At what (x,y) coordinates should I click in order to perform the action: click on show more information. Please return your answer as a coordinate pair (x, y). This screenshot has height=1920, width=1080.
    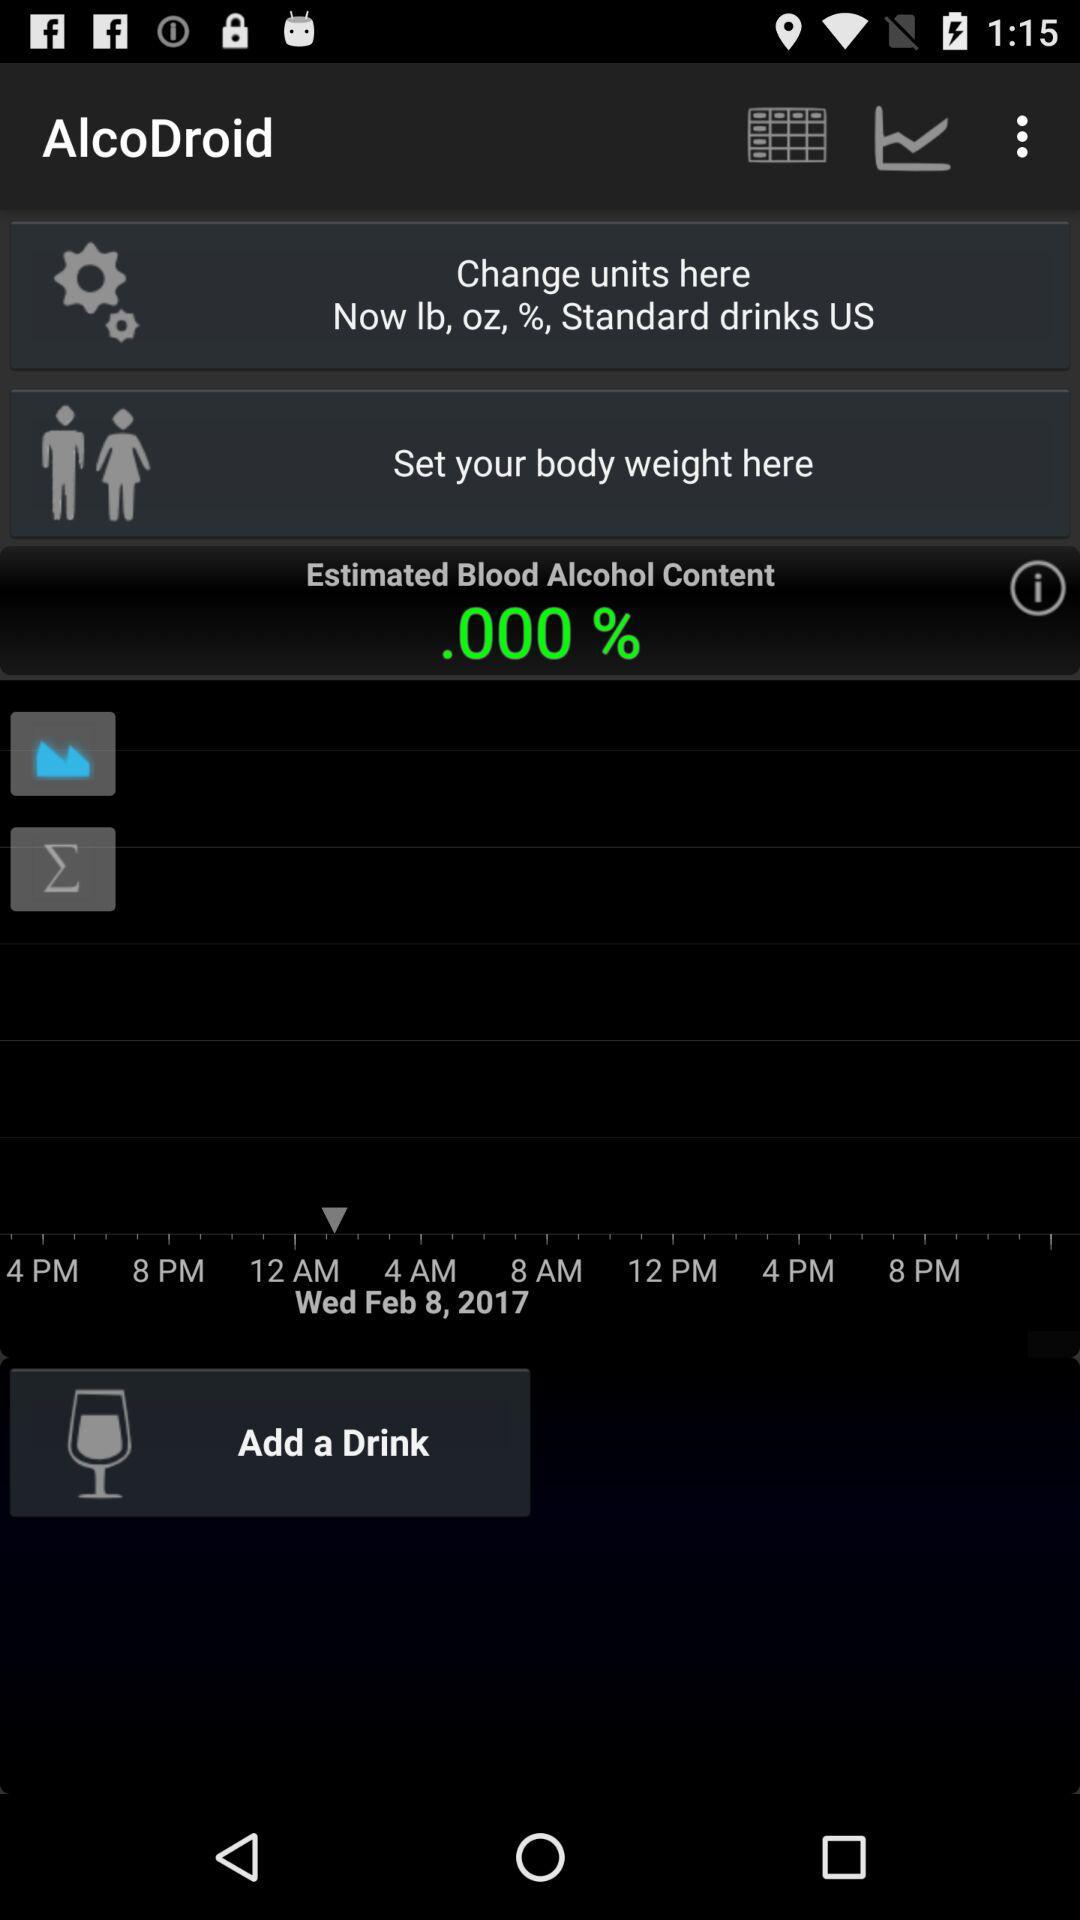
    Looking at the image, I should click on (1036, 587).